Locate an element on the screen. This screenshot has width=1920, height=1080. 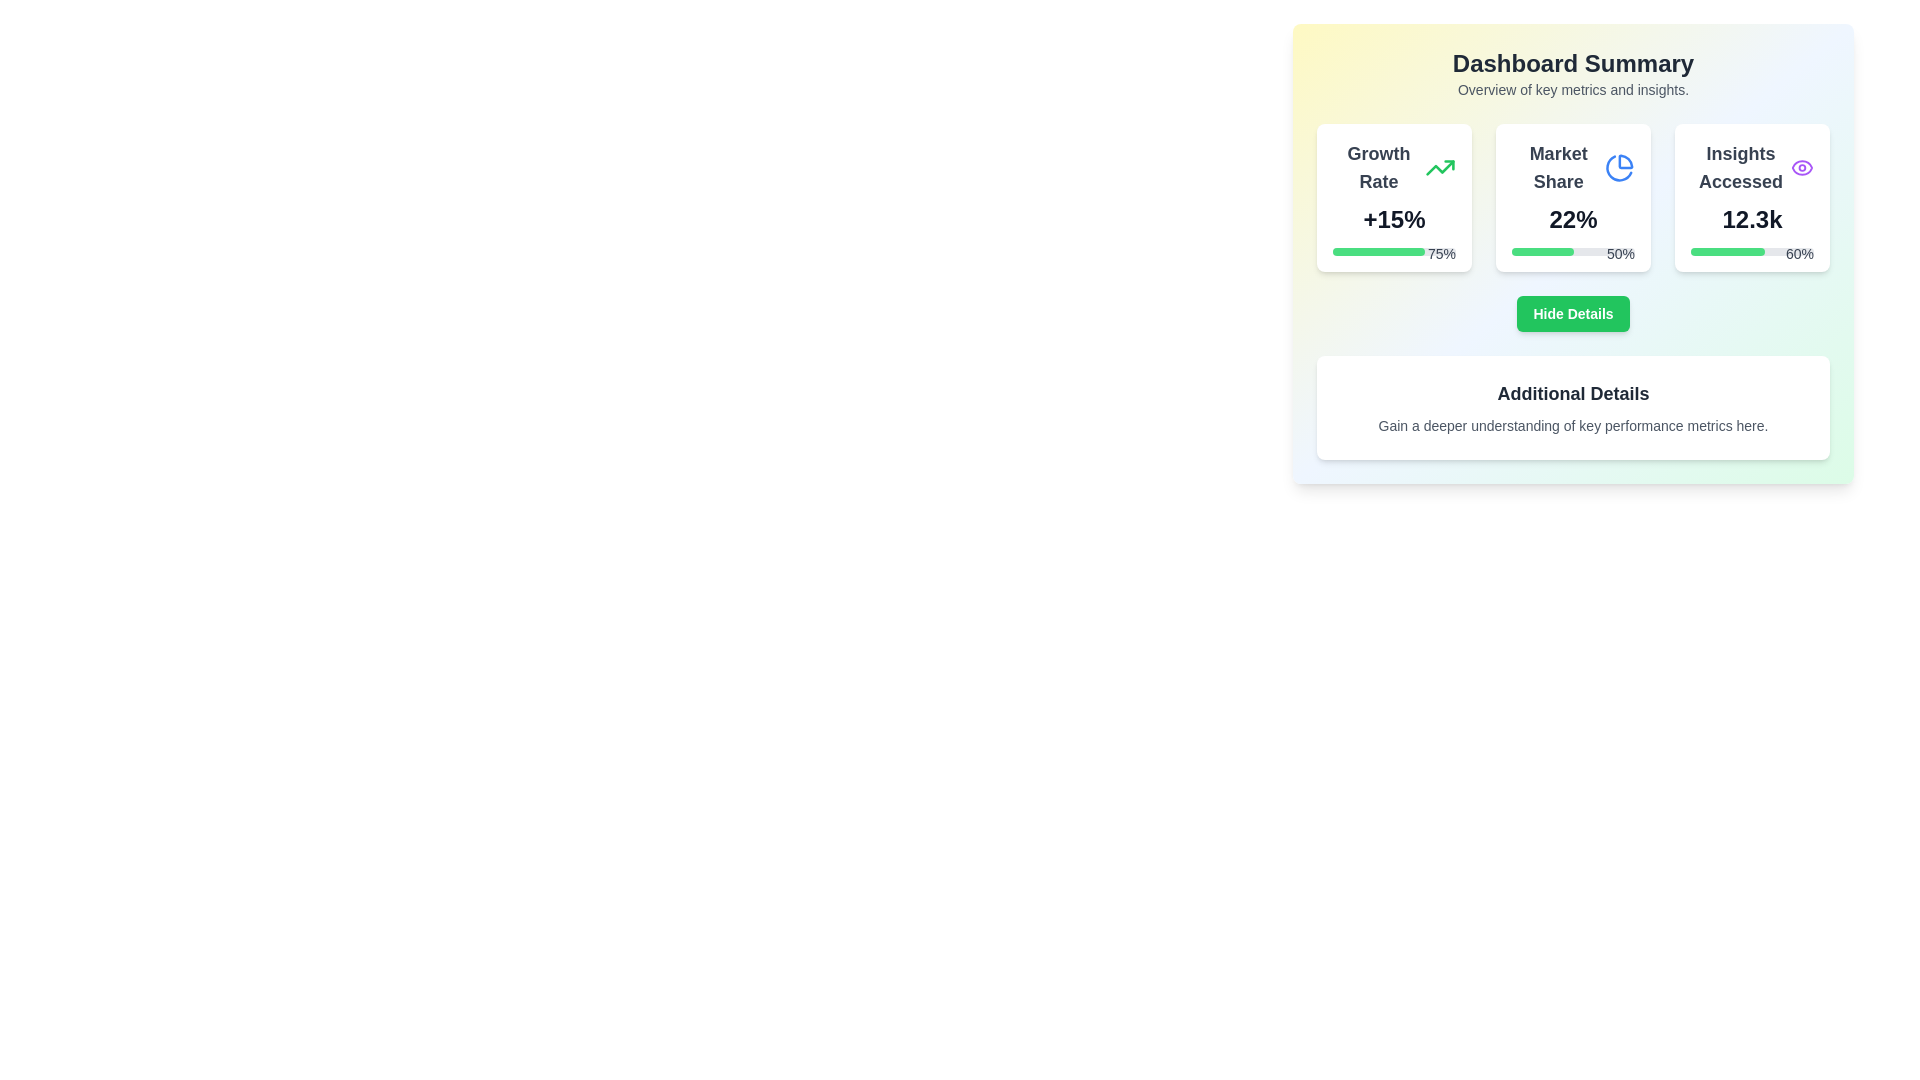
completion percentage from the progress bar located in the bottom portion of the 'Insights Accessed' card, which indicates 60% completion with the text '60%' displayed to the right is located at coordinates (1751, 250).